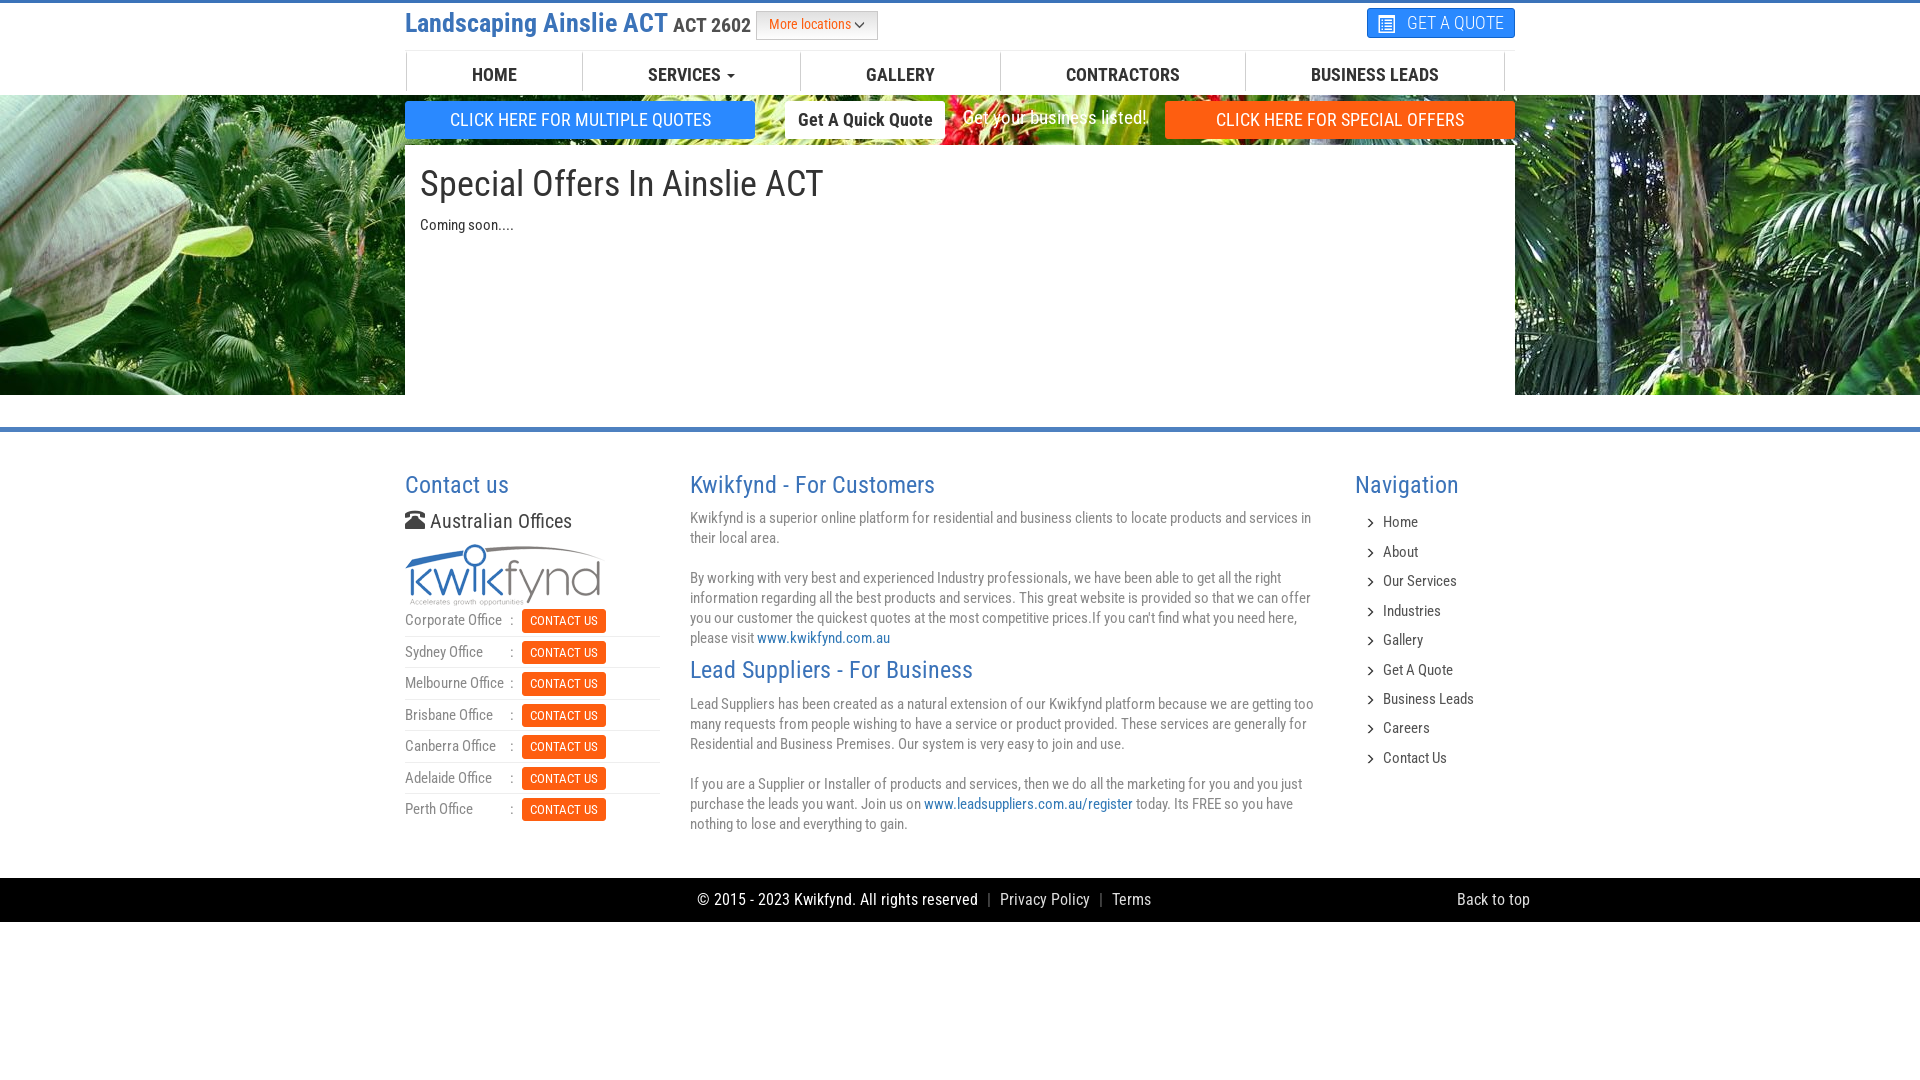 The width and height of the screenshot is (1920, 1080). Describe the element at coordinates (1399, 520) in the screenshot. I see `'Home'` at that location.